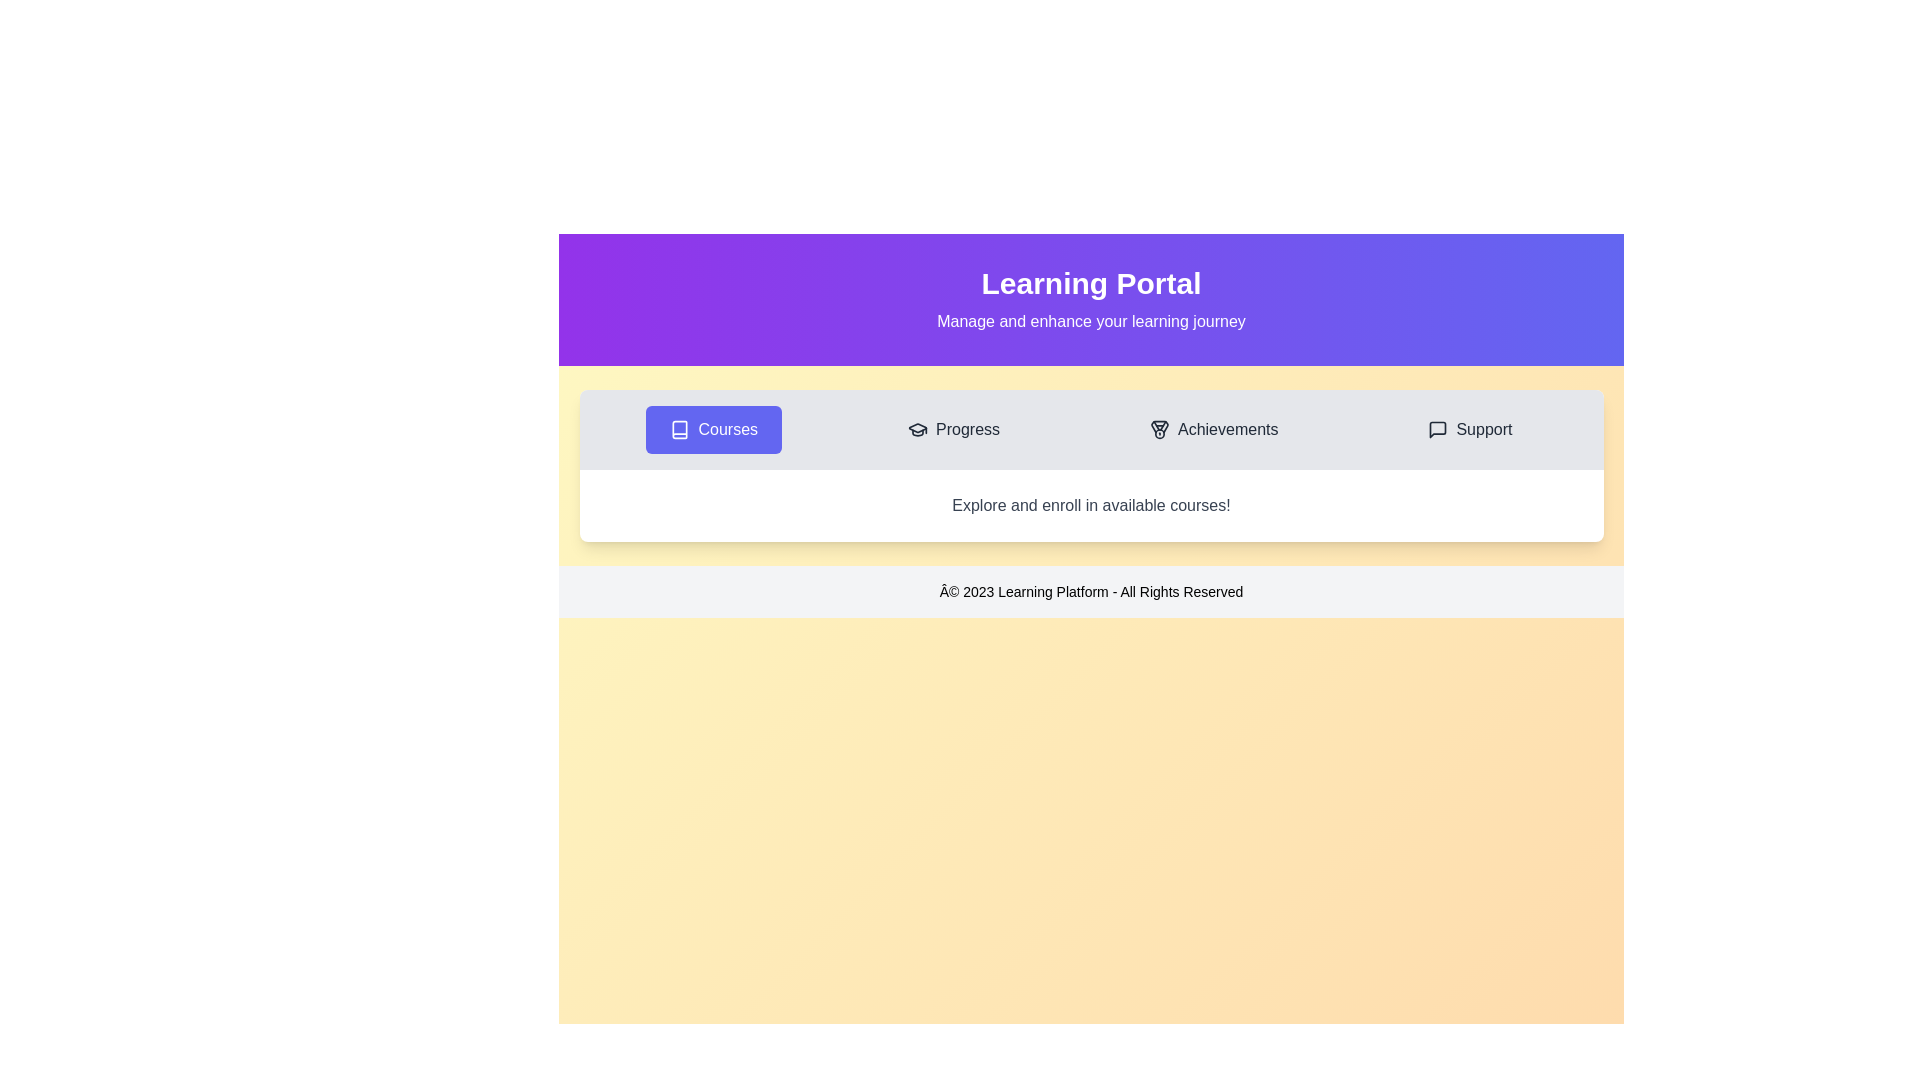  I want to click on the text label displaying 'Achievements', which is styled in dark color and positioned to the right of the medal icon within the horizontal navigation bar, so click(1227, 428).